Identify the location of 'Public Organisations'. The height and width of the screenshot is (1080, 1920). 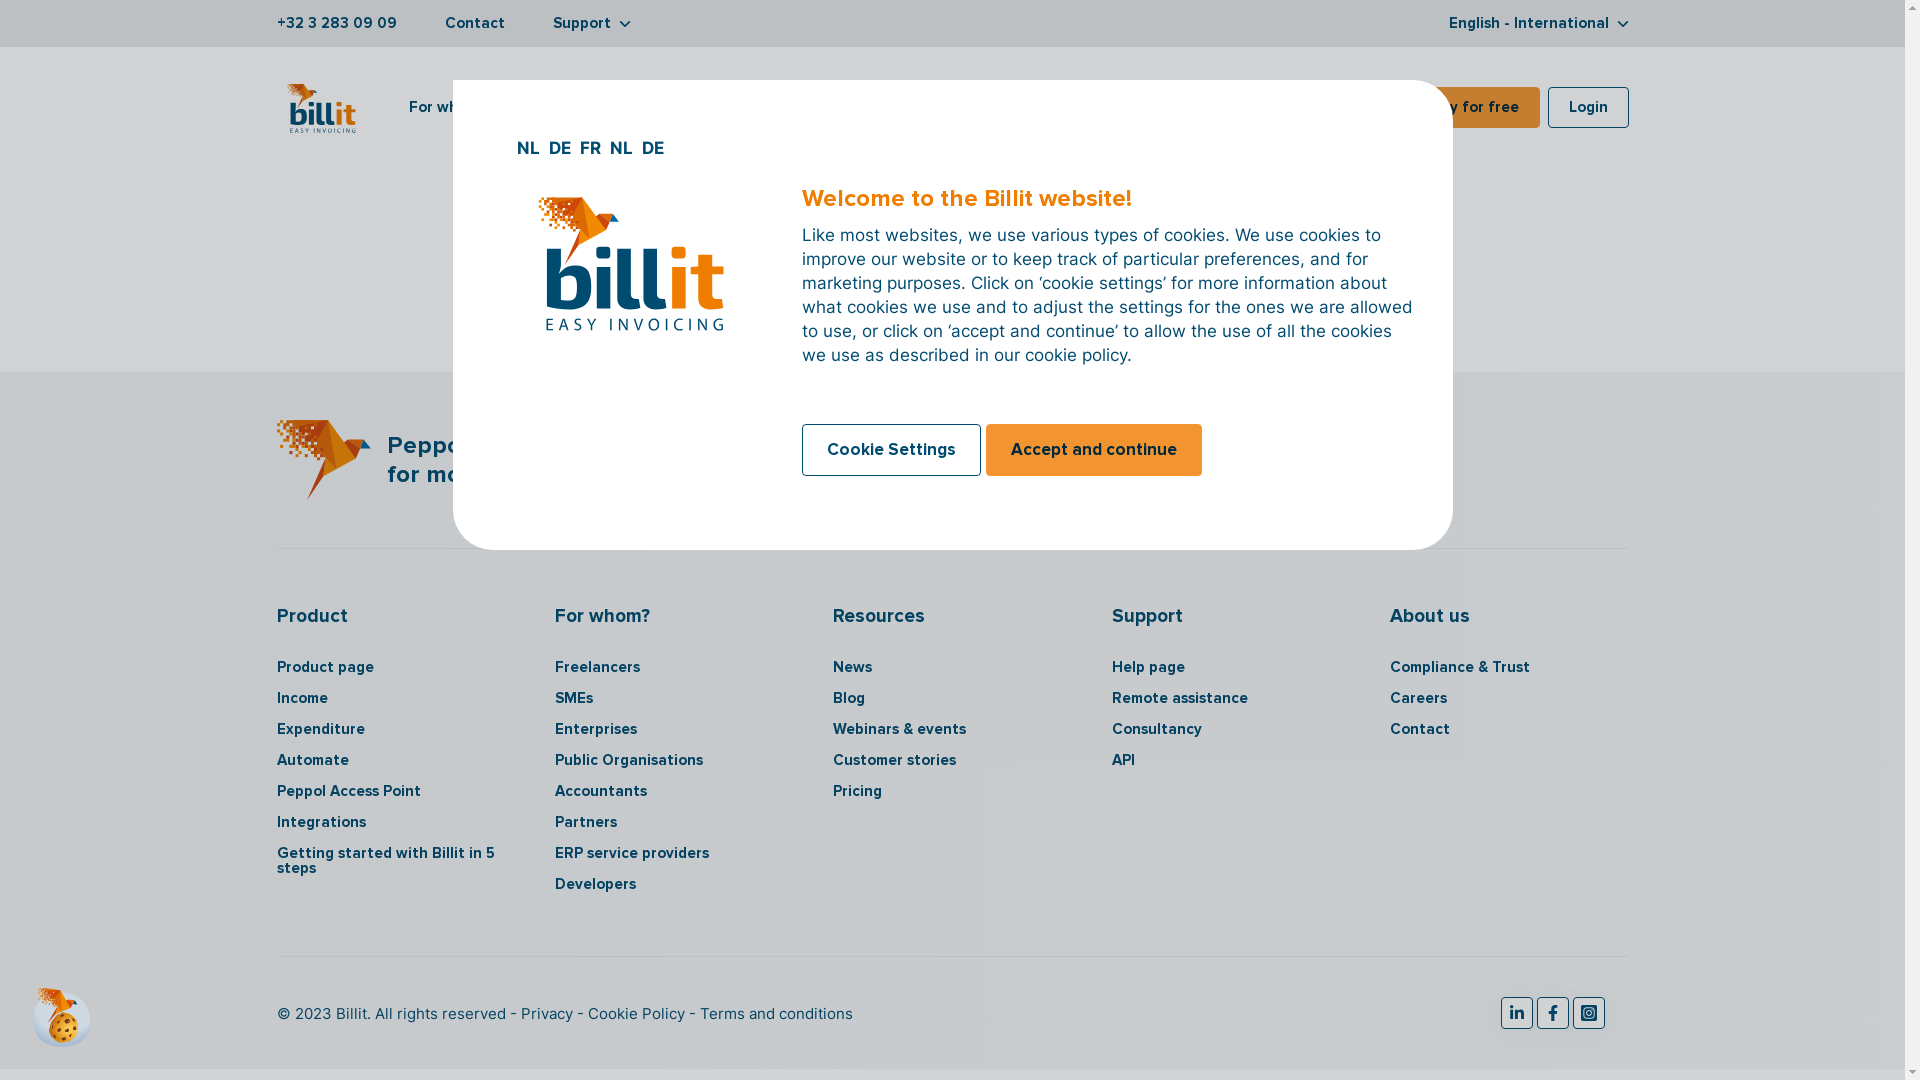
(555, 760).